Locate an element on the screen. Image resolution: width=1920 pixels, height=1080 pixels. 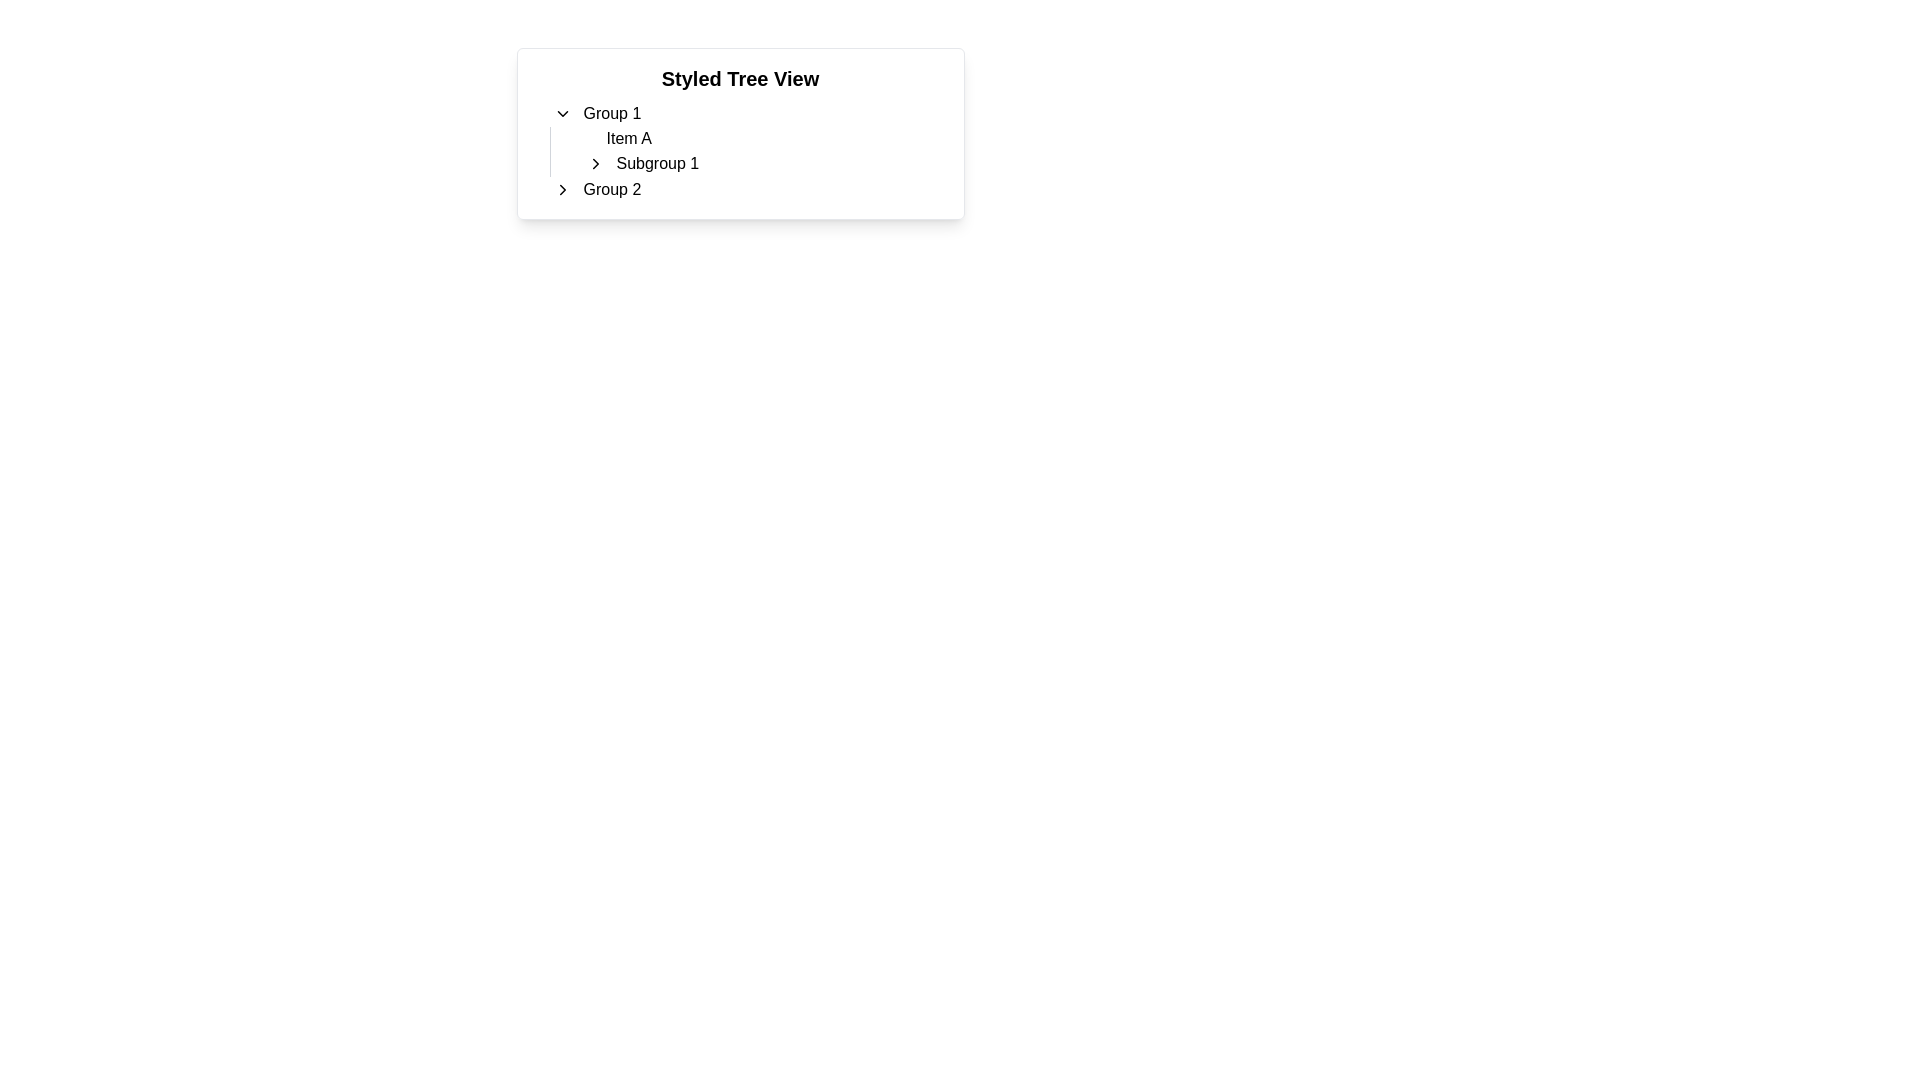
the 'Group 1' text label is located at coordinates (611, 114).